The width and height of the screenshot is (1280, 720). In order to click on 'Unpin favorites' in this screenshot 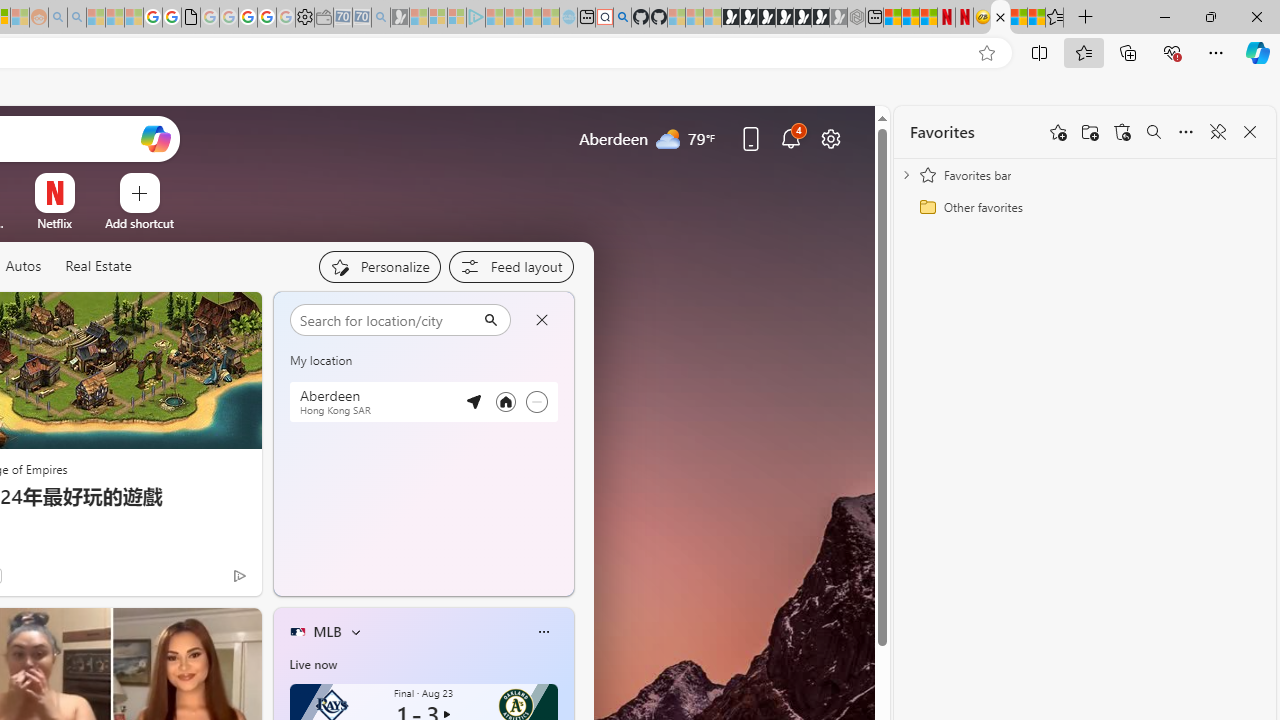, I will do `click(1216, 132)`.